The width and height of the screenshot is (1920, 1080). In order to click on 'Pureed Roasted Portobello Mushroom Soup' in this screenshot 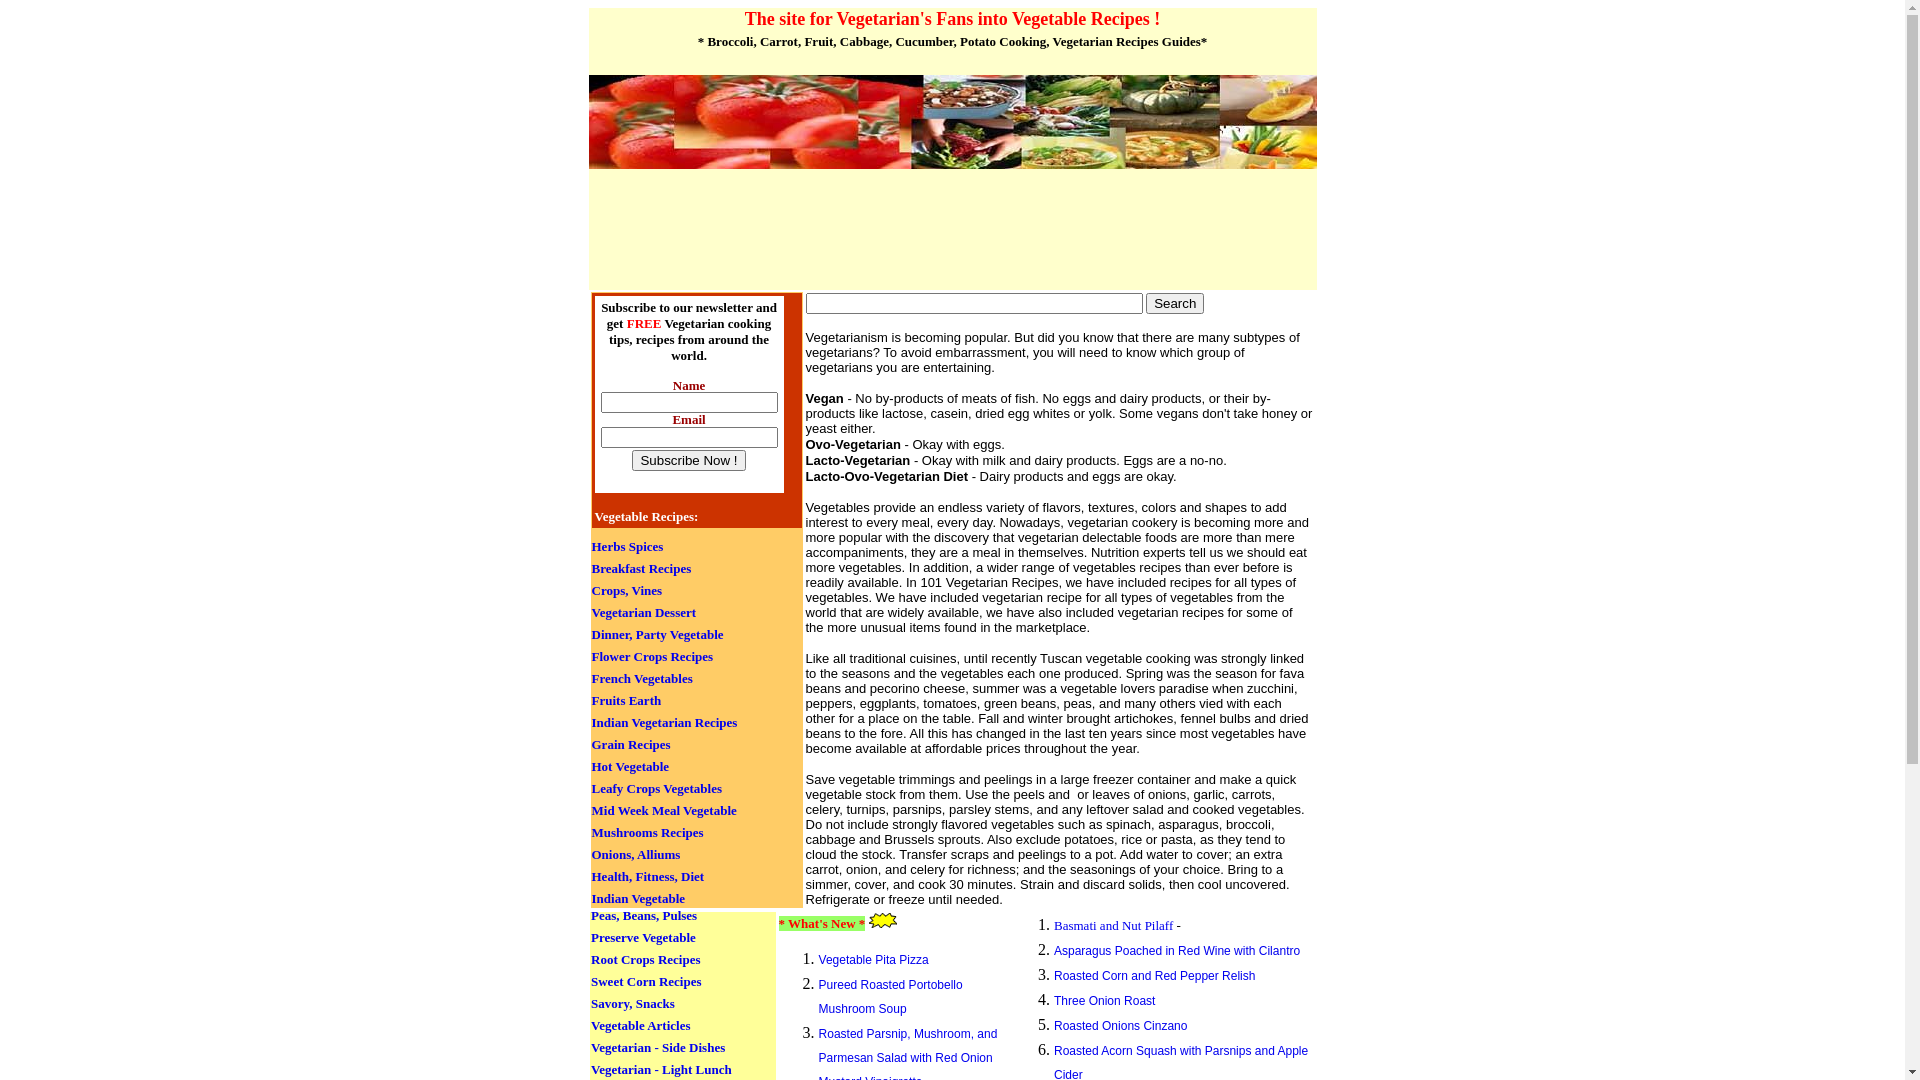, I will do `click(890, 996)`.